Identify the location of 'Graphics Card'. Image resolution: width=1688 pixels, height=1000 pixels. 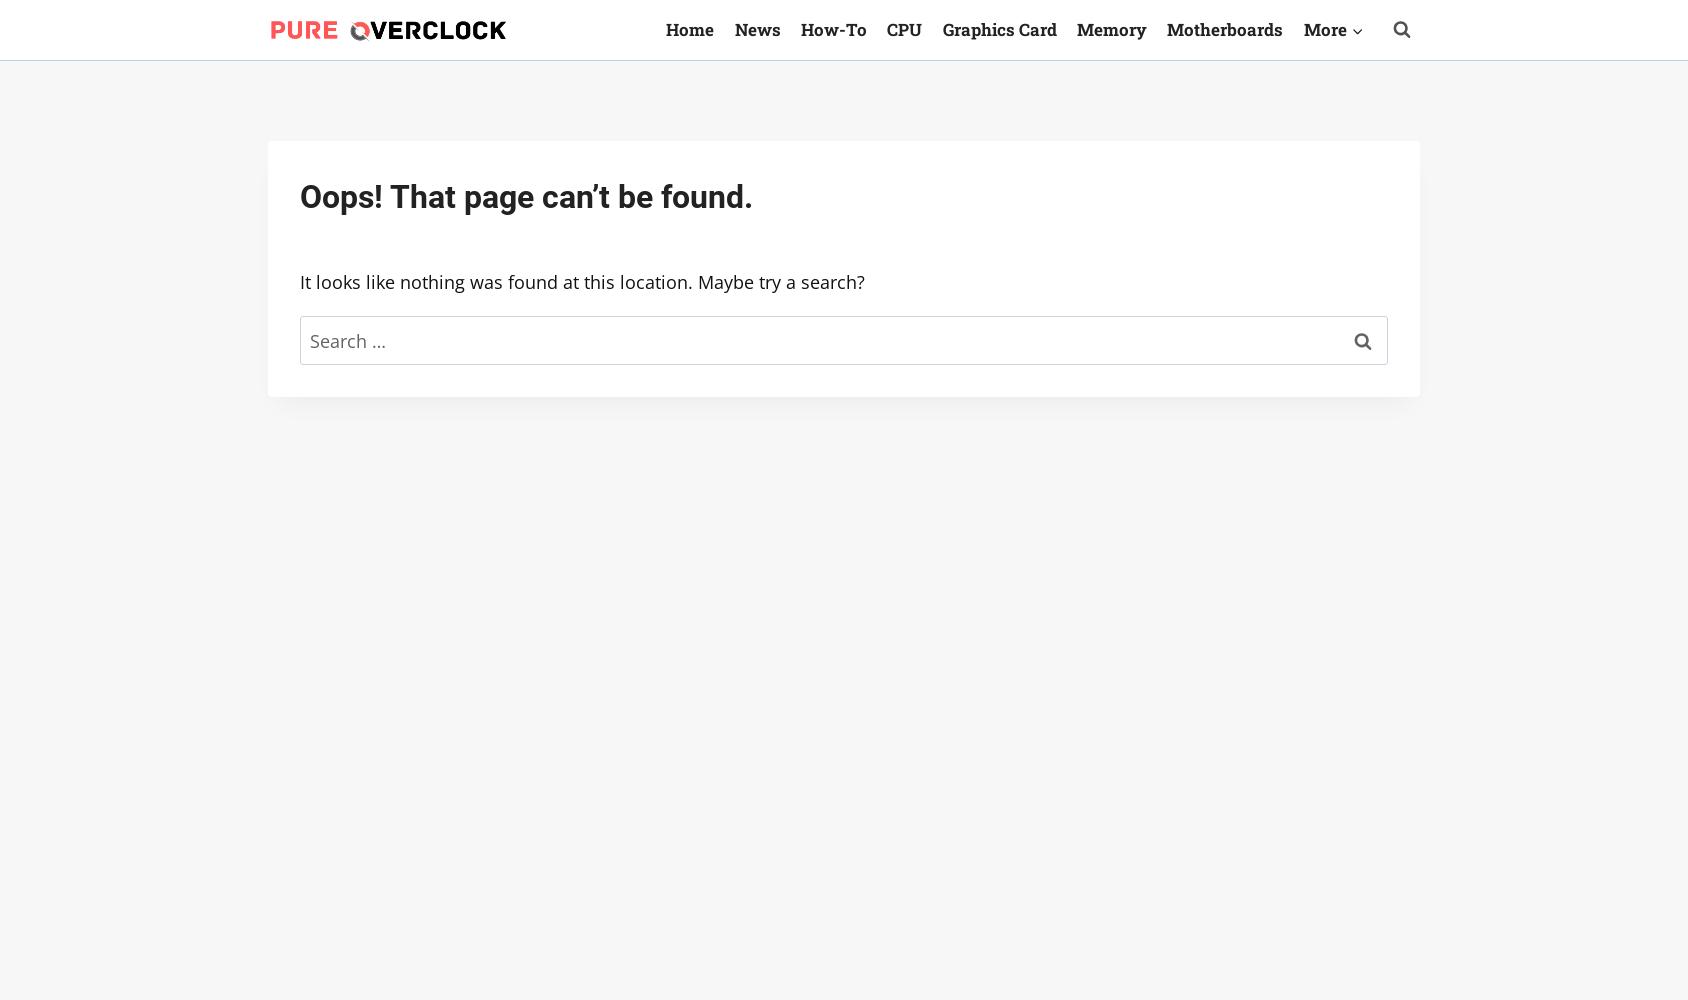
(998, 28).